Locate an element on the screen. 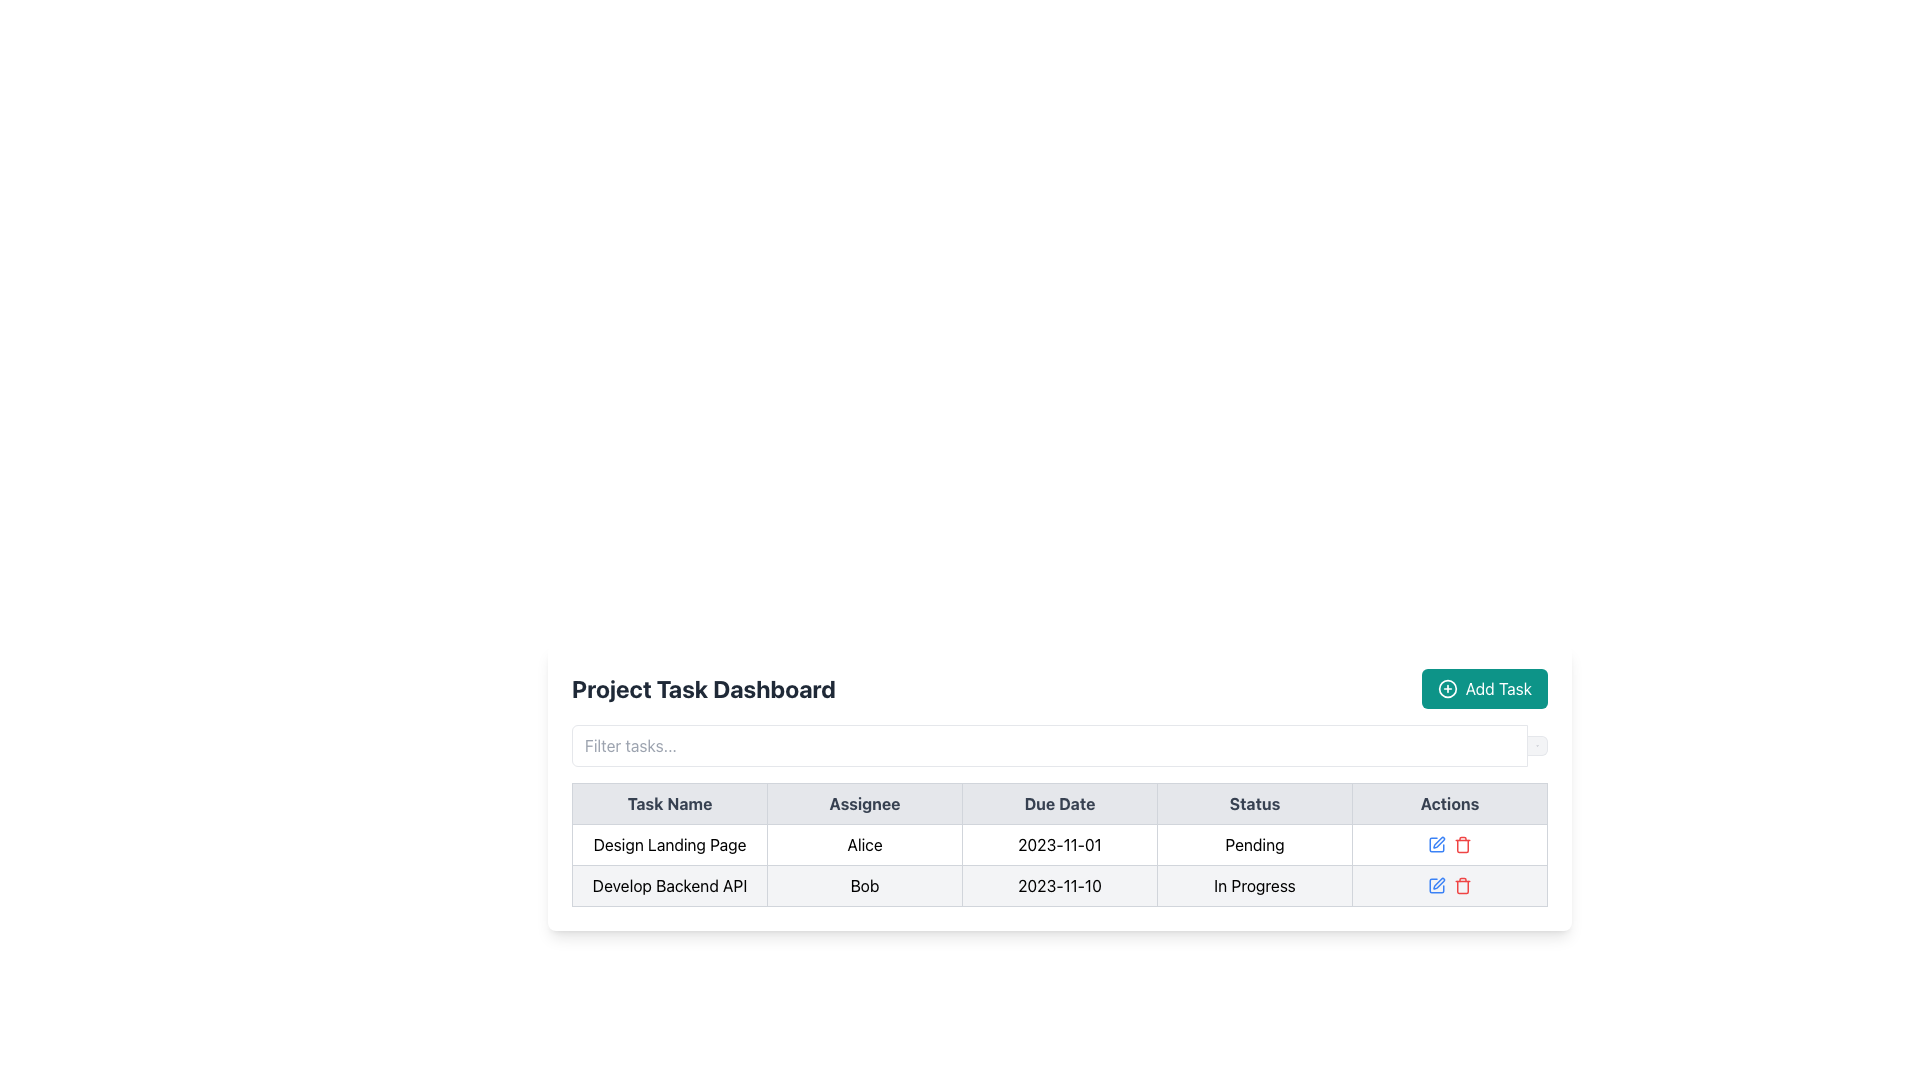 The image size is (1920, 1080). text '2023-11-10' displayed in the centered position within the rectangular cell of the 'Due Date' column in the second row of the table, which aligns with the 'Develop Backend API' task is located at coordinates (1059, 885).